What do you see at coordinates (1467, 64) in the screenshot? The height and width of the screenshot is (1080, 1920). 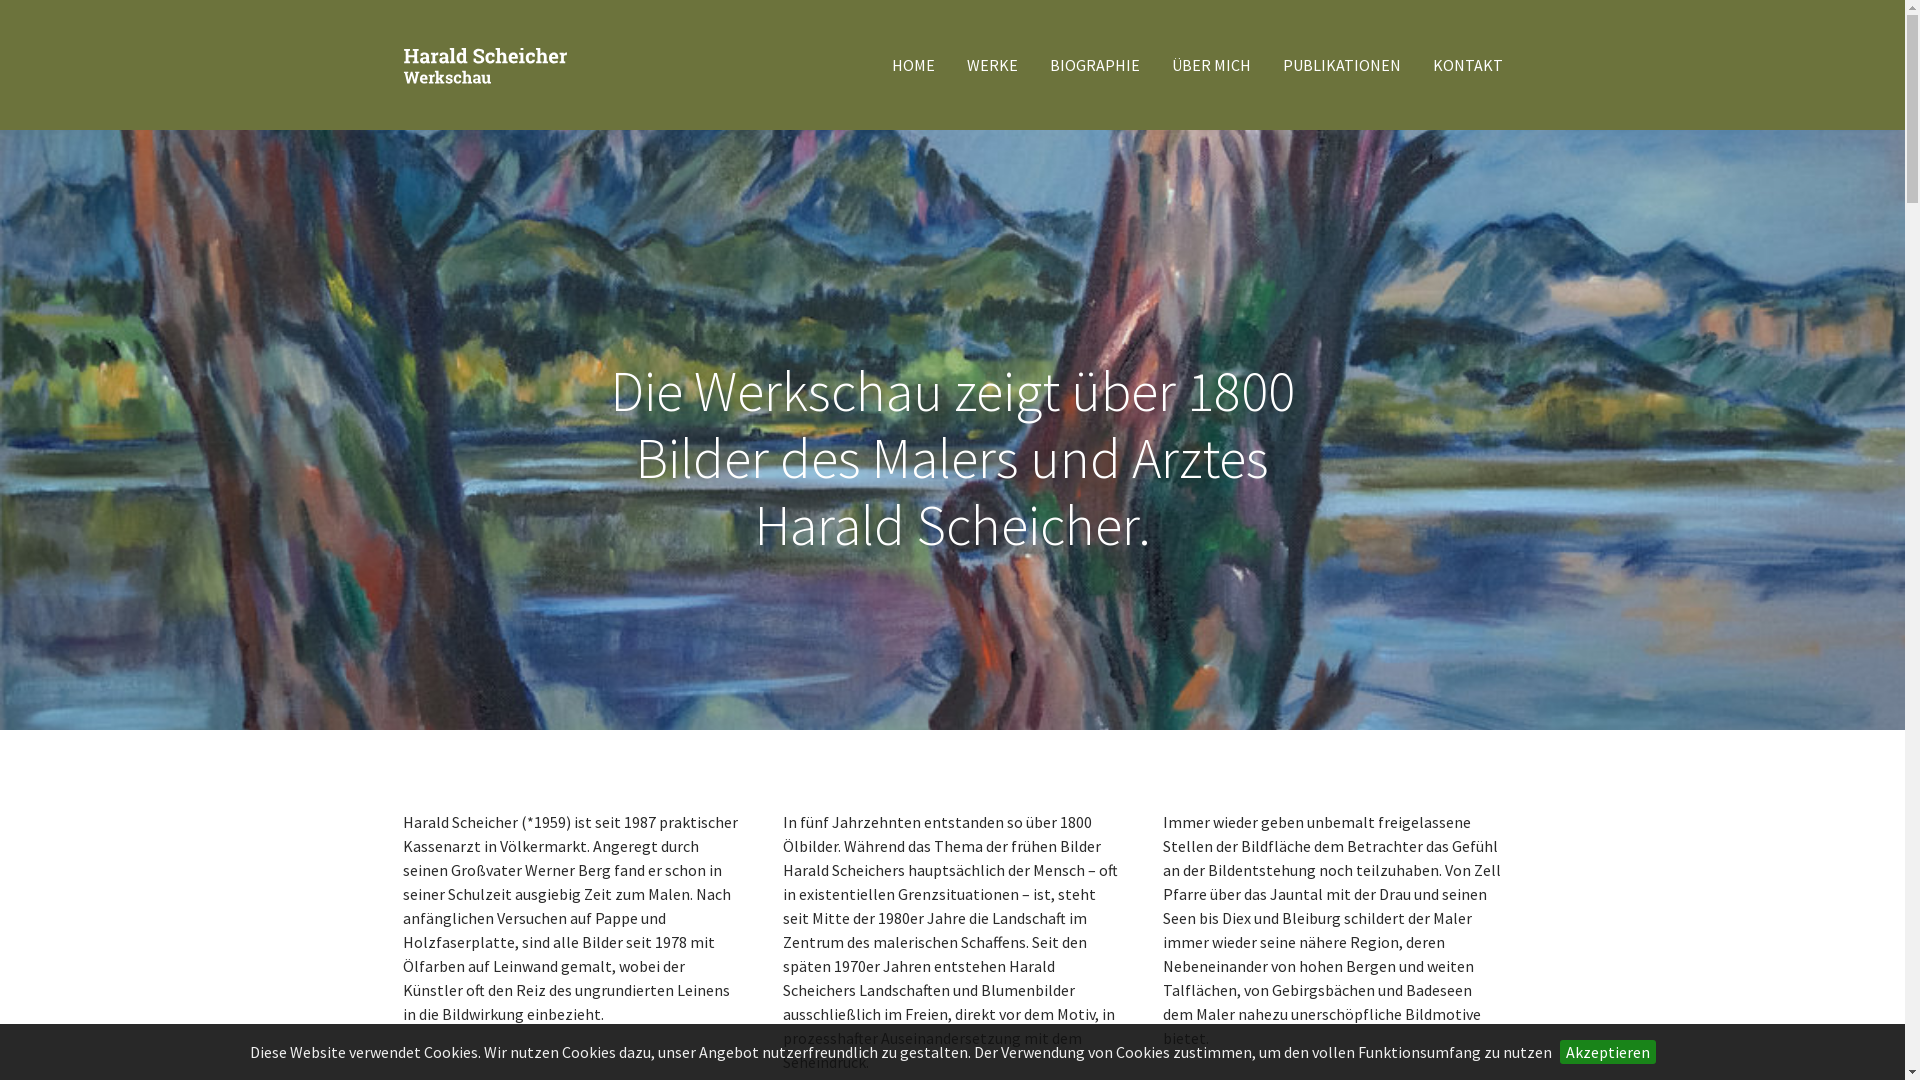 I see `'KONTAKT'` at bounding box center [1467, 64].